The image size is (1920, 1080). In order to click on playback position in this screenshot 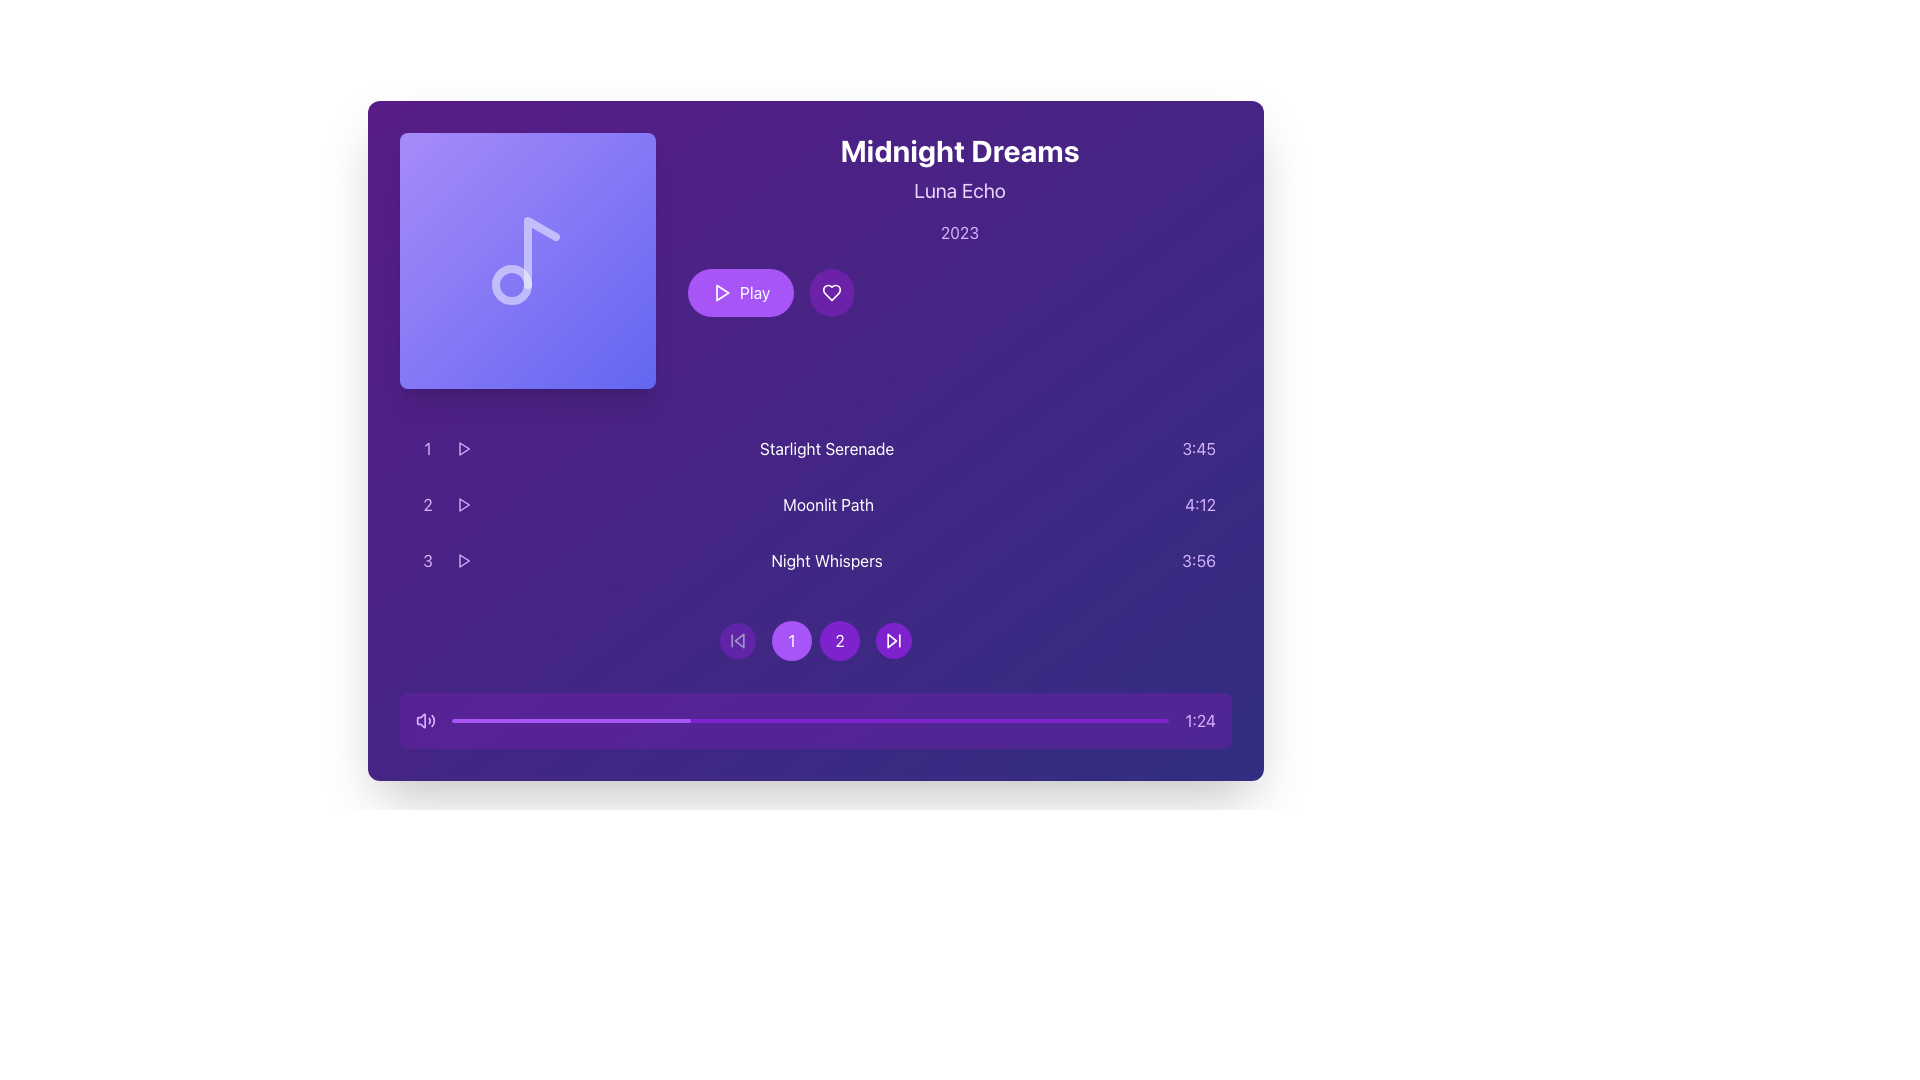, I will do `click(1053, 721)`.